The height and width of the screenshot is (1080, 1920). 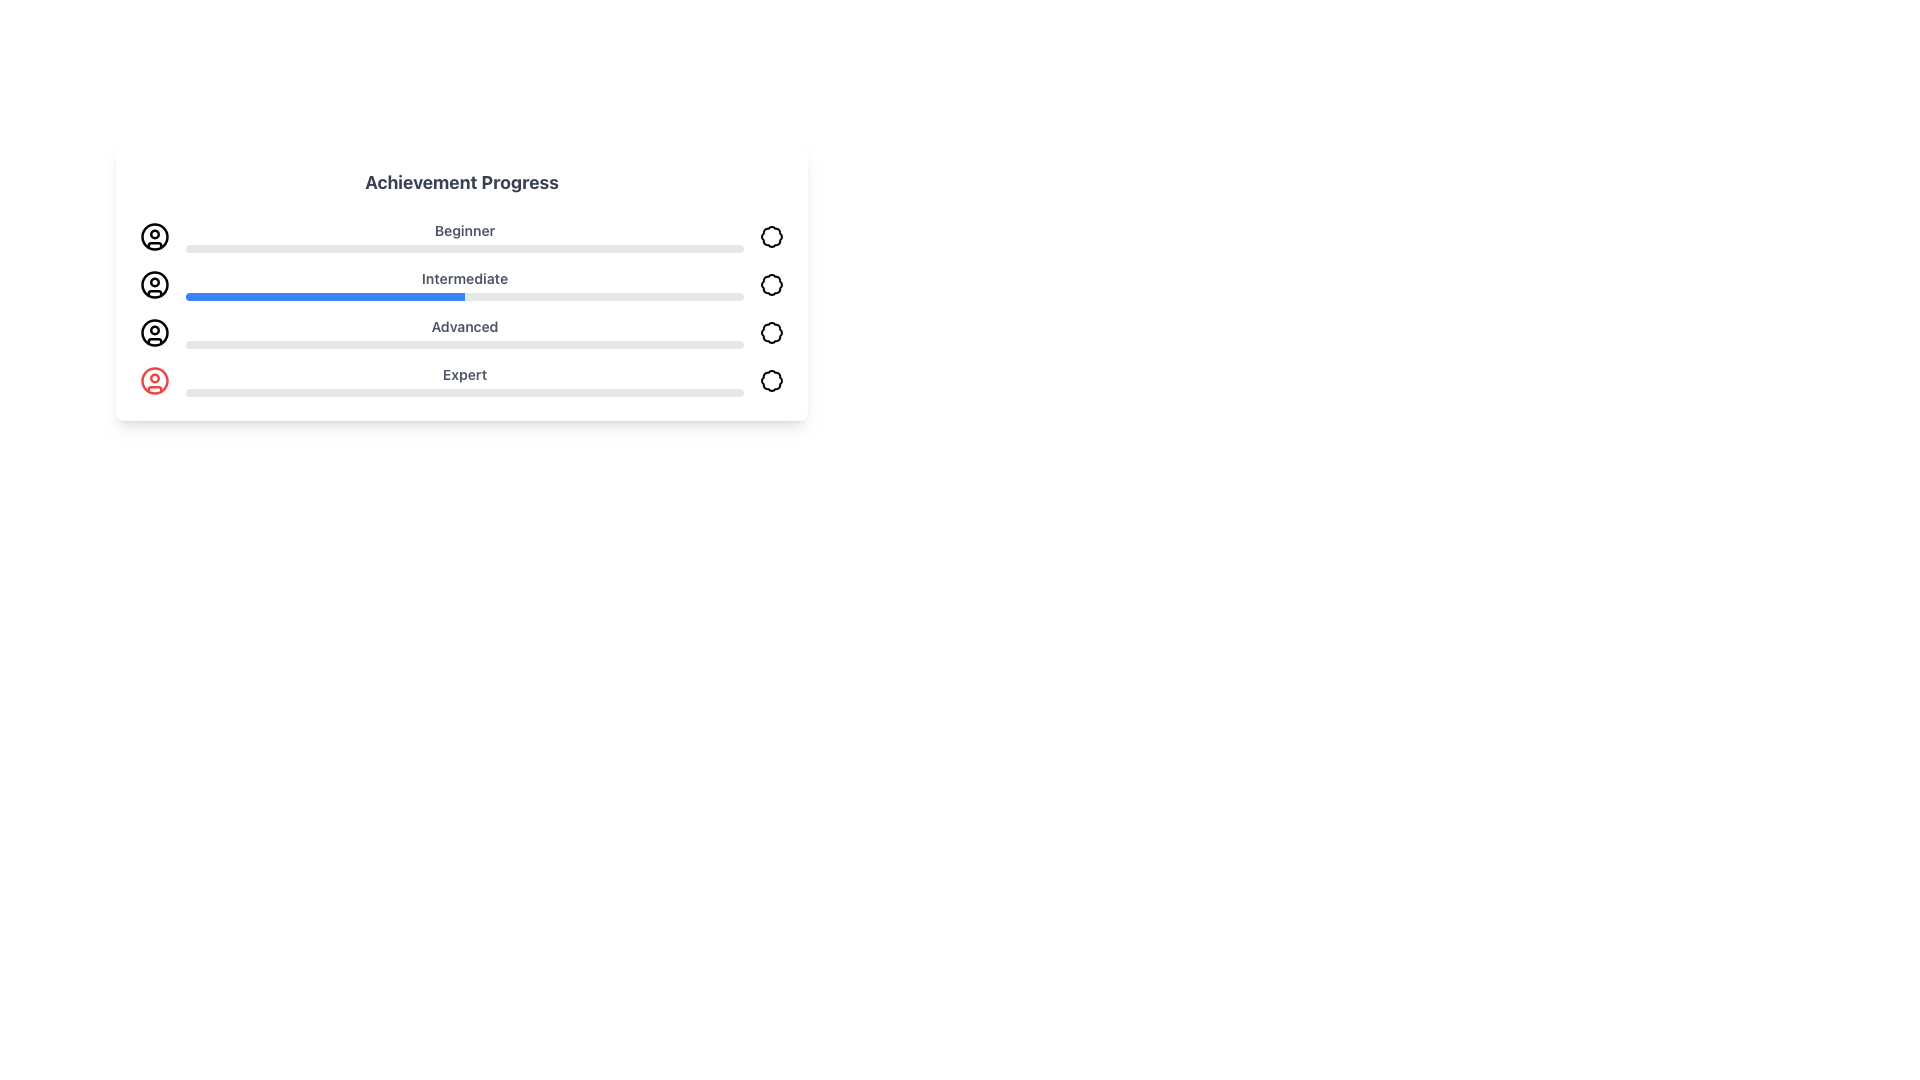 I want to click on the horizontal progress bar in the 'Advanced' section of the achievement progress display, which has a bright yellow fill and represents 70% completion, so click(x=381, y=343).